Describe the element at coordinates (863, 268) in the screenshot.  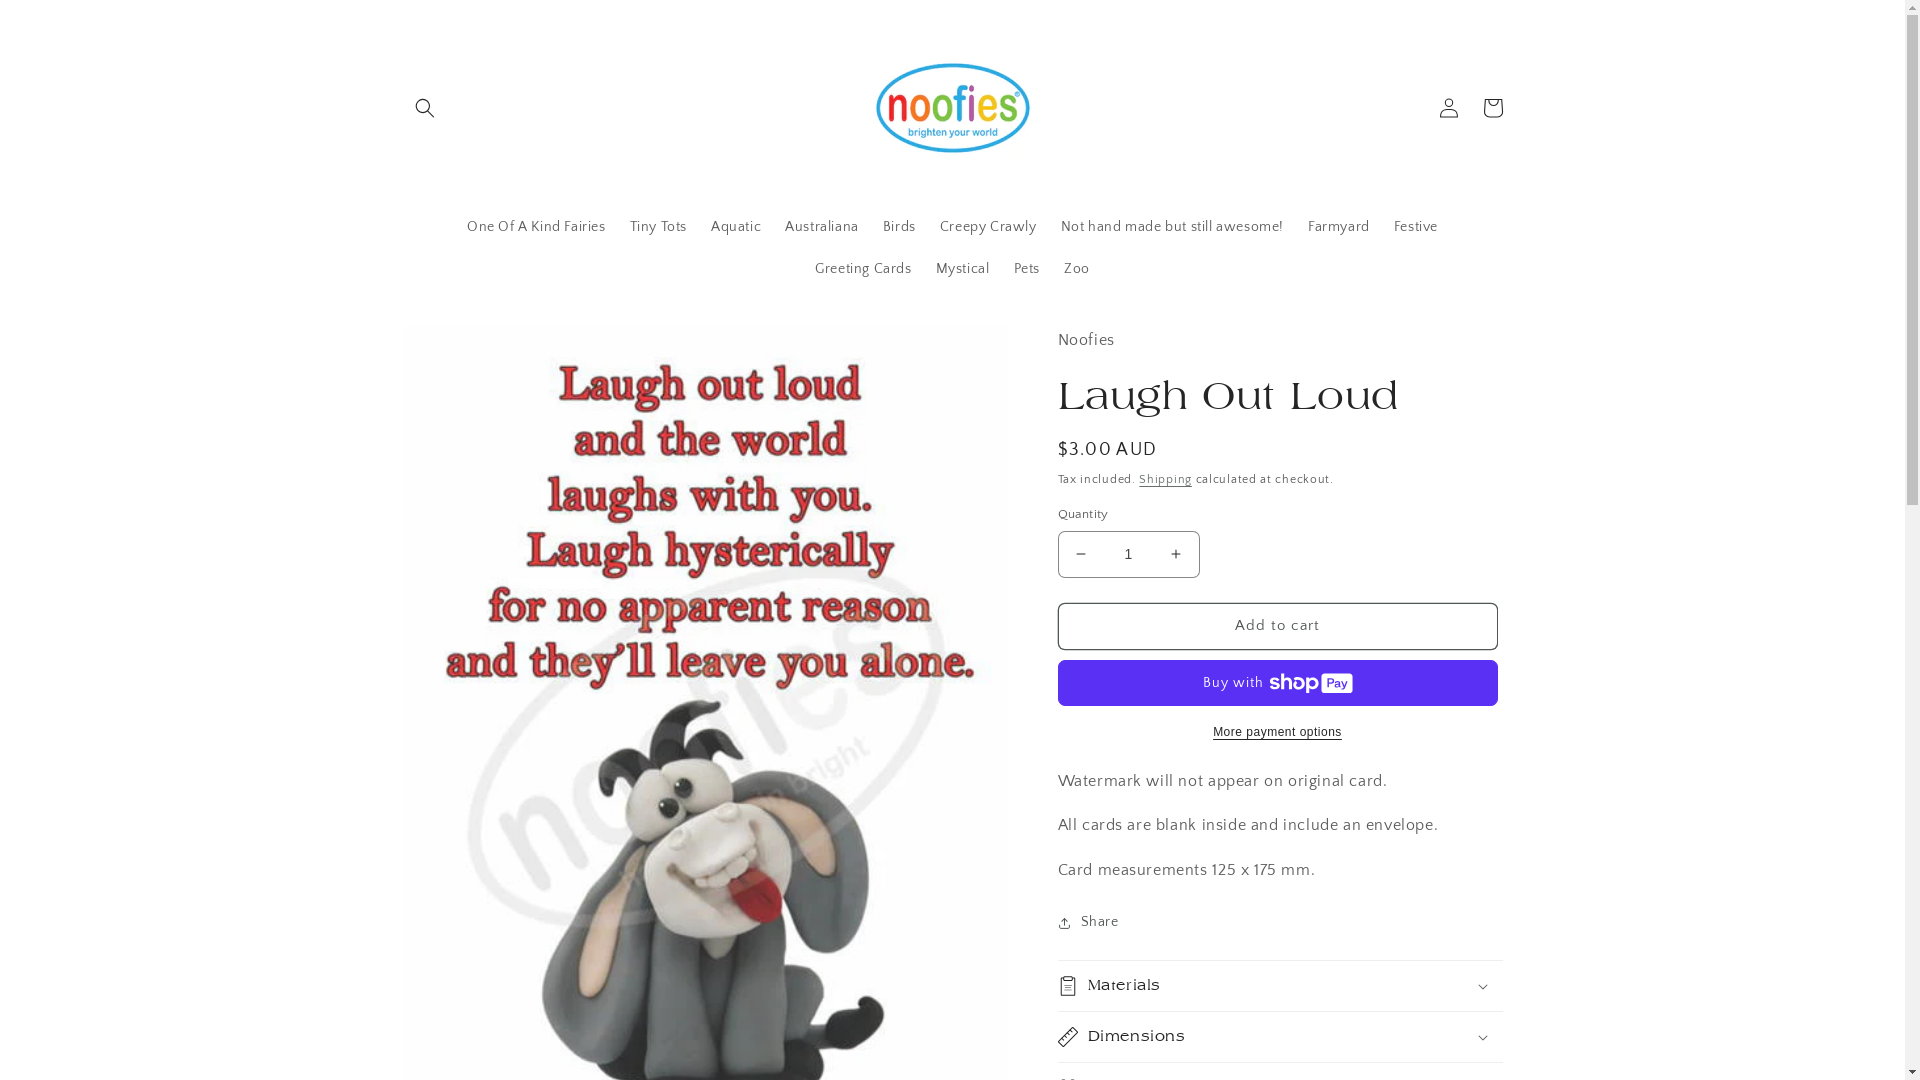
I see `'Greeting Cards'` at that location.